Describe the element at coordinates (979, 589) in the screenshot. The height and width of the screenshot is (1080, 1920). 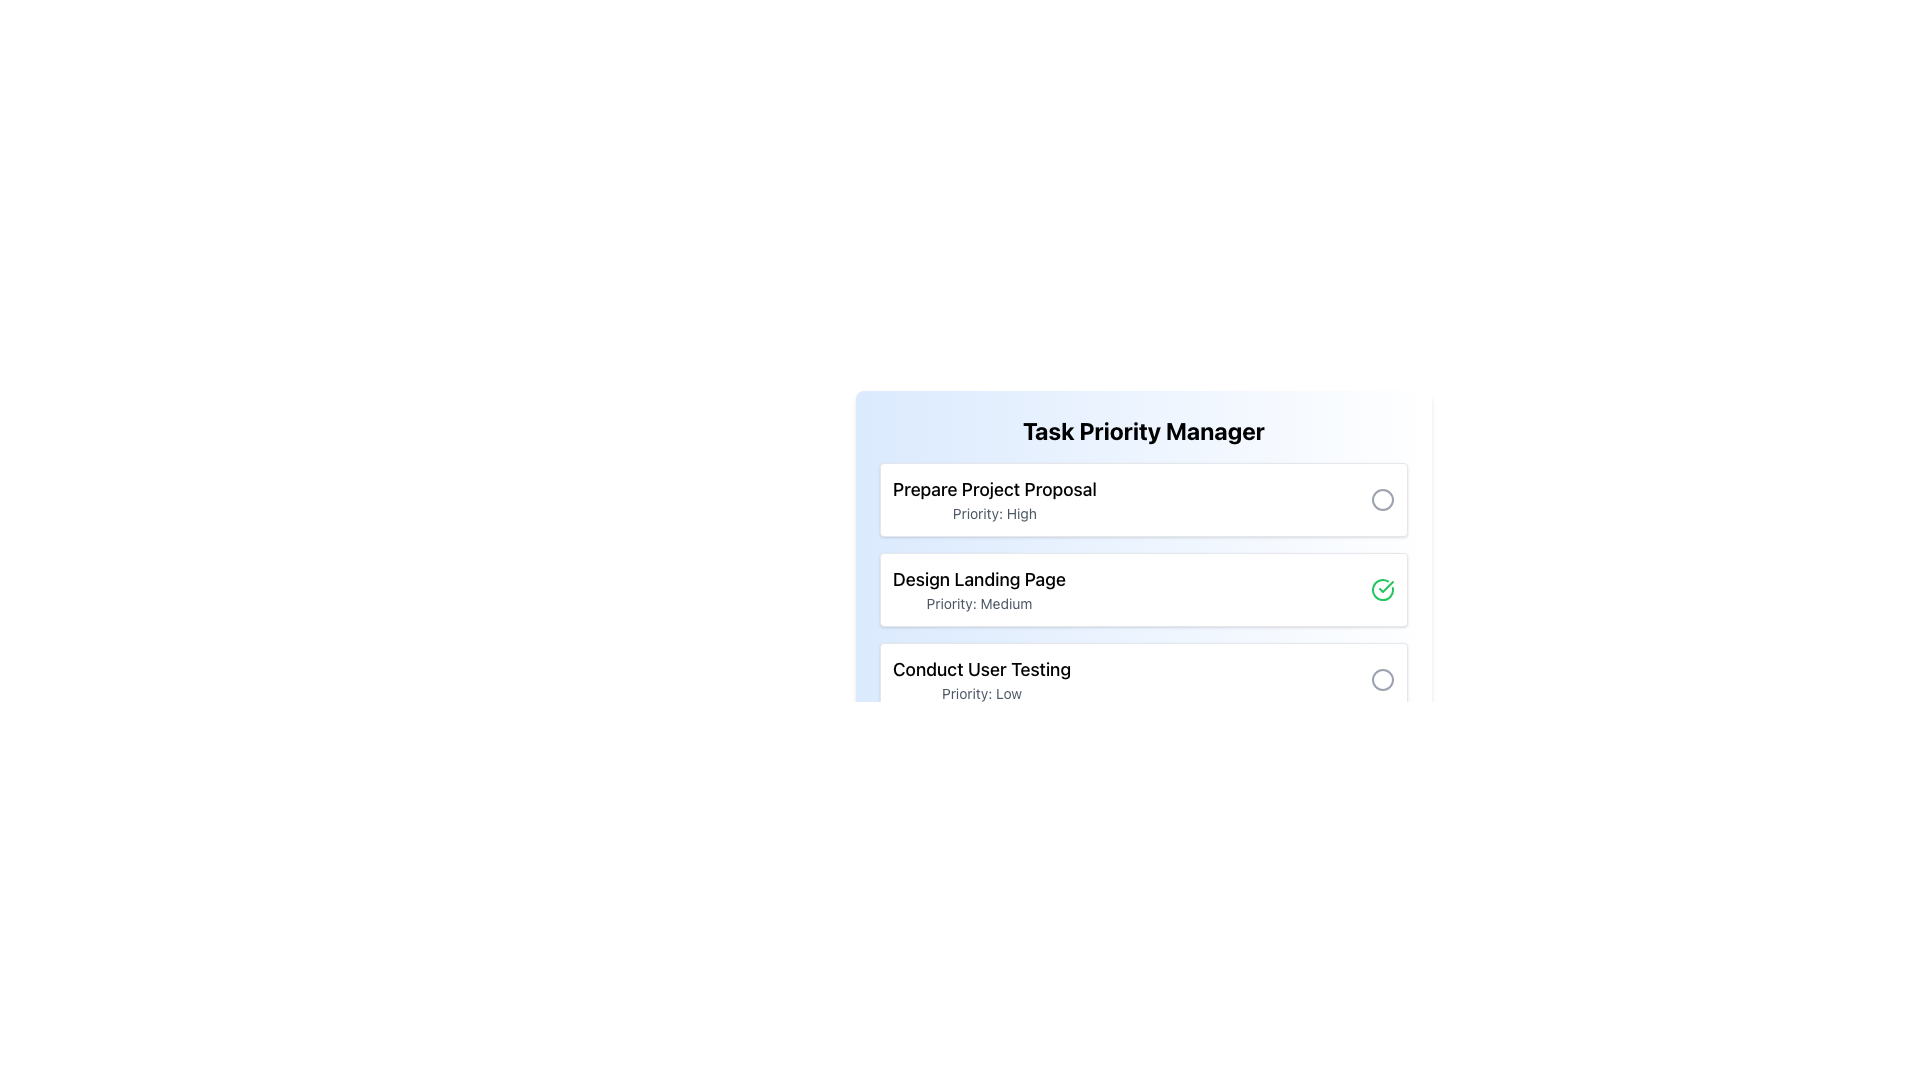
I see `the second task item in the vertical list of task cards` at that location.